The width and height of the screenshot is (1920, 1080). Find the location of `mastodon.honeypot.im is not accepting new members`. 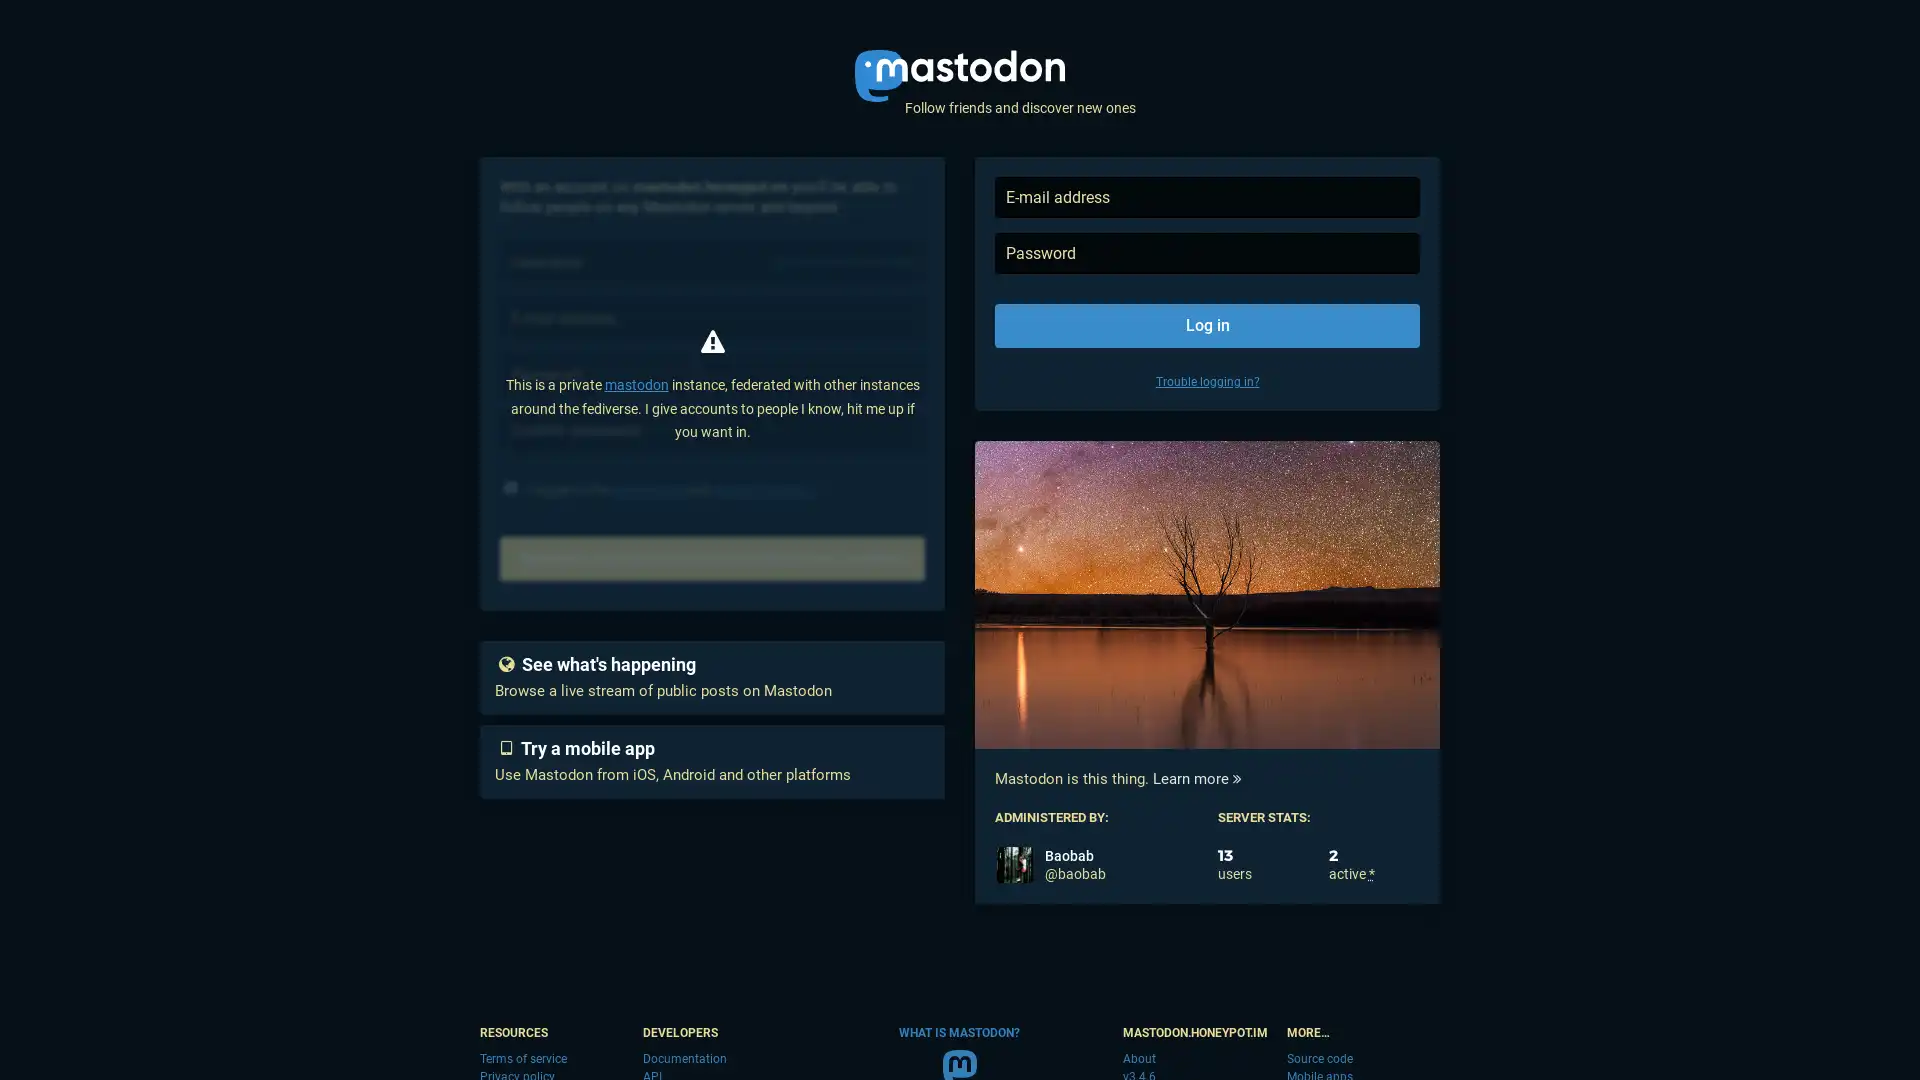

mastodon.honeypot.im is not accepting new members is located at coordinates (712, 559).